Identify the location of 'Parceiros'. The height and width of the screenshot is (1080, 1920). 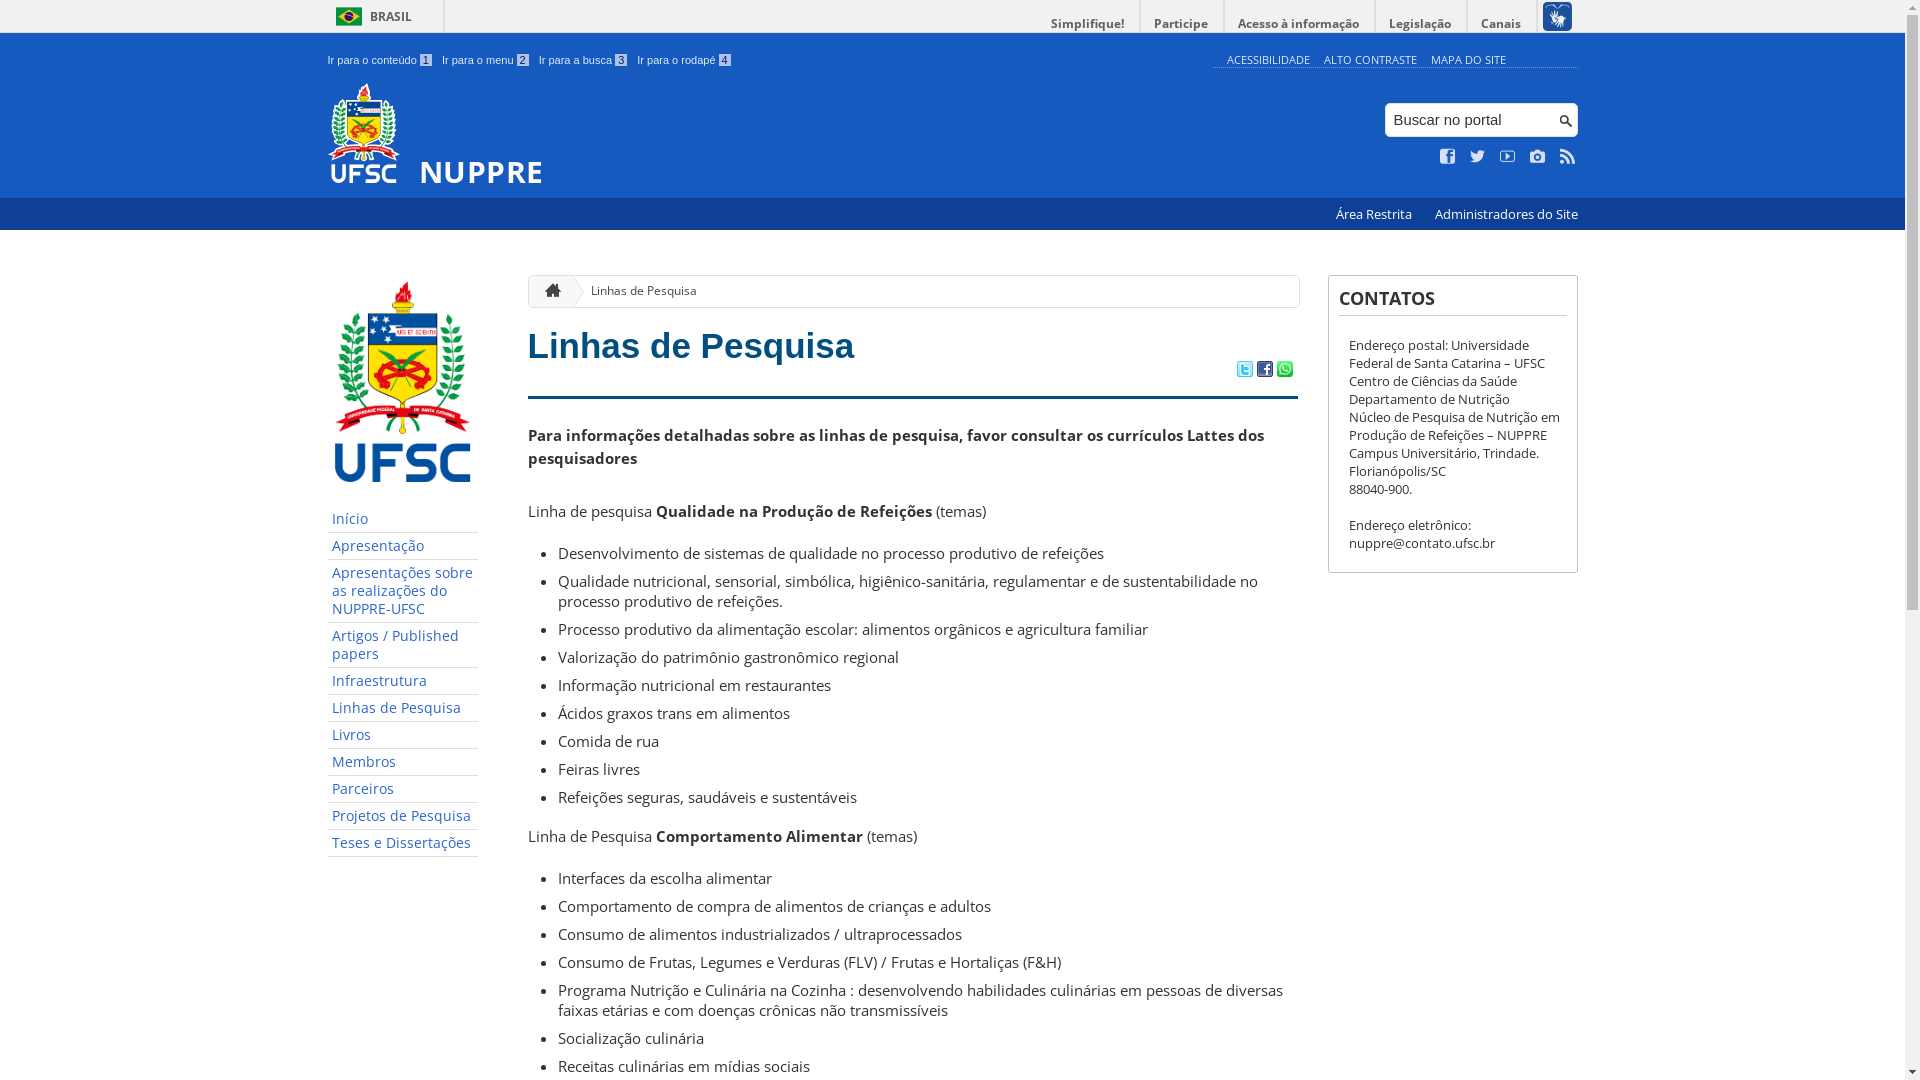
(402, 788).